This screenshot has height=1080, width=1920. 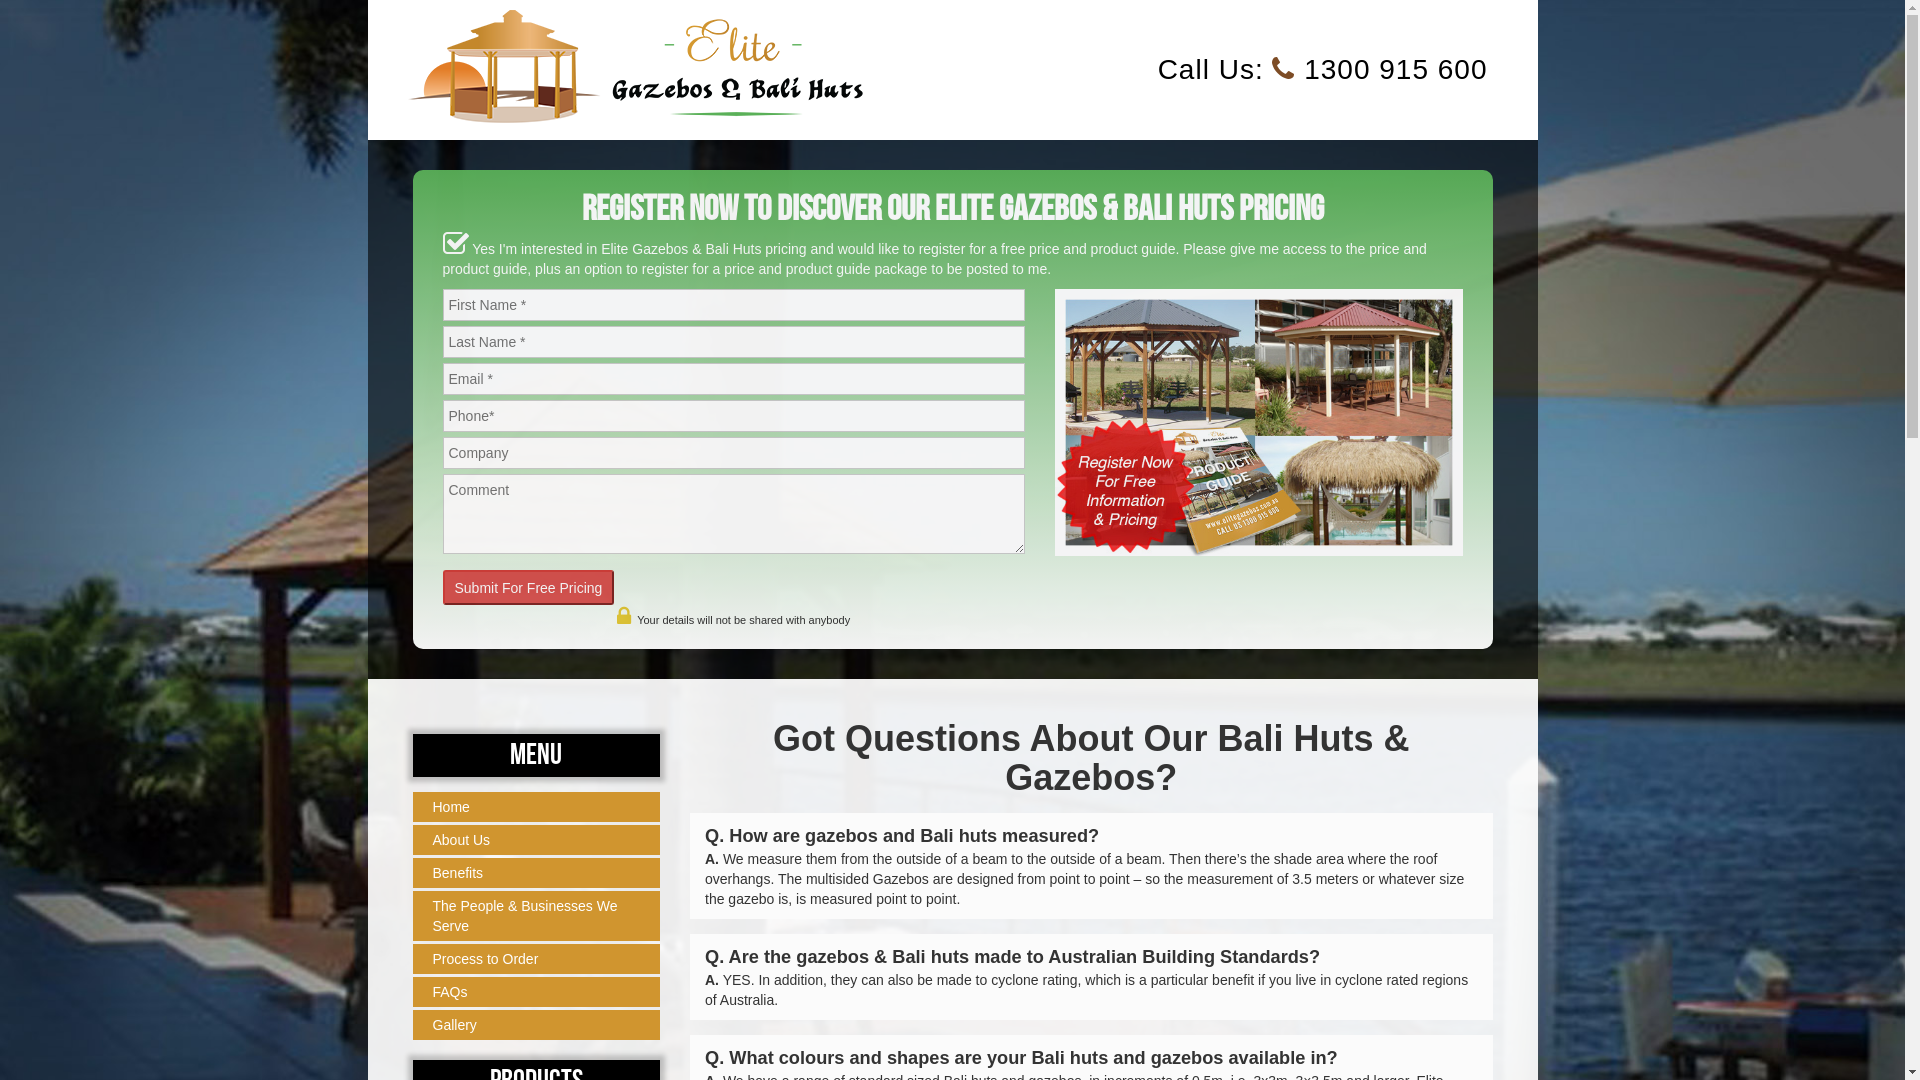 What do you see at coordinates (536, 915) in the screenshot?
I see `'The People & Businesses We Serve'` at bounding box center [536, 915].